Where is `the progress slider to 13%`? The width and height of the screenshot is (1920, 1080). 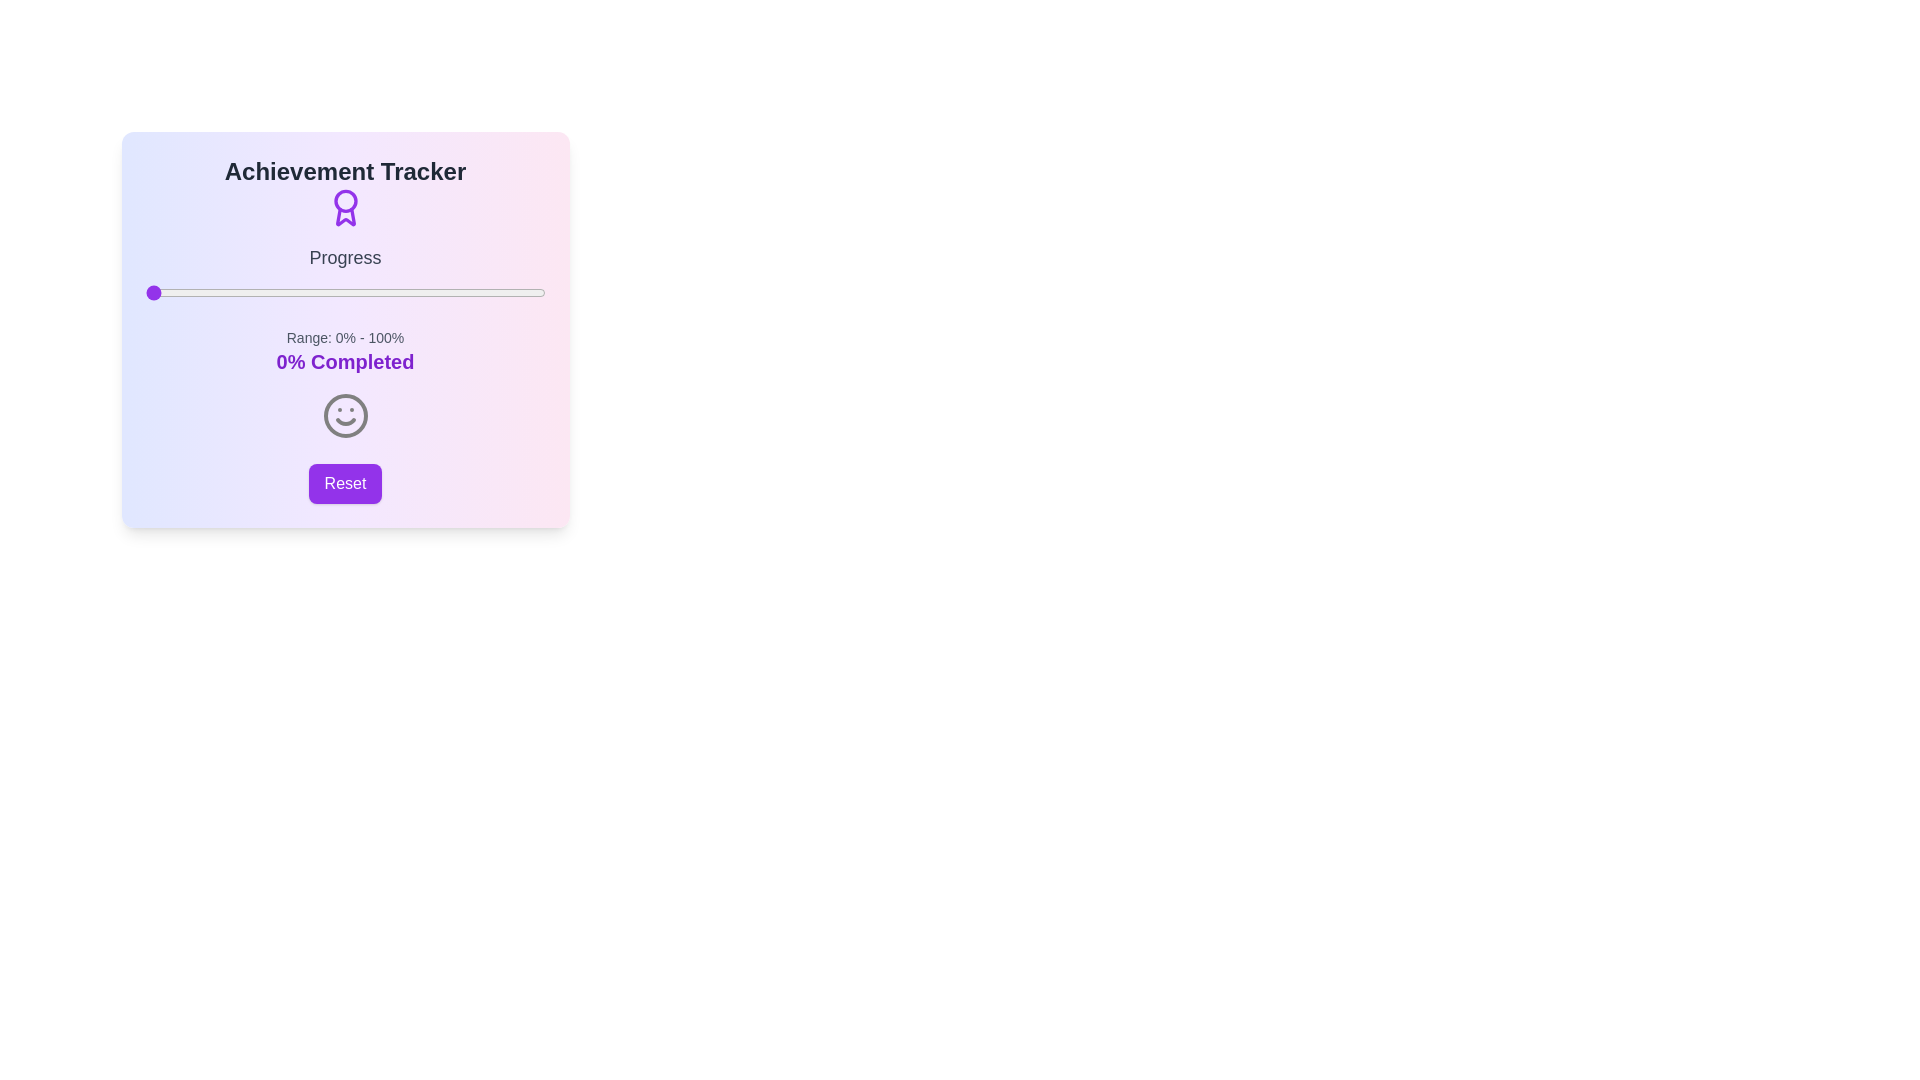
the progress slider to 13% is located at coordinates (197, 293).